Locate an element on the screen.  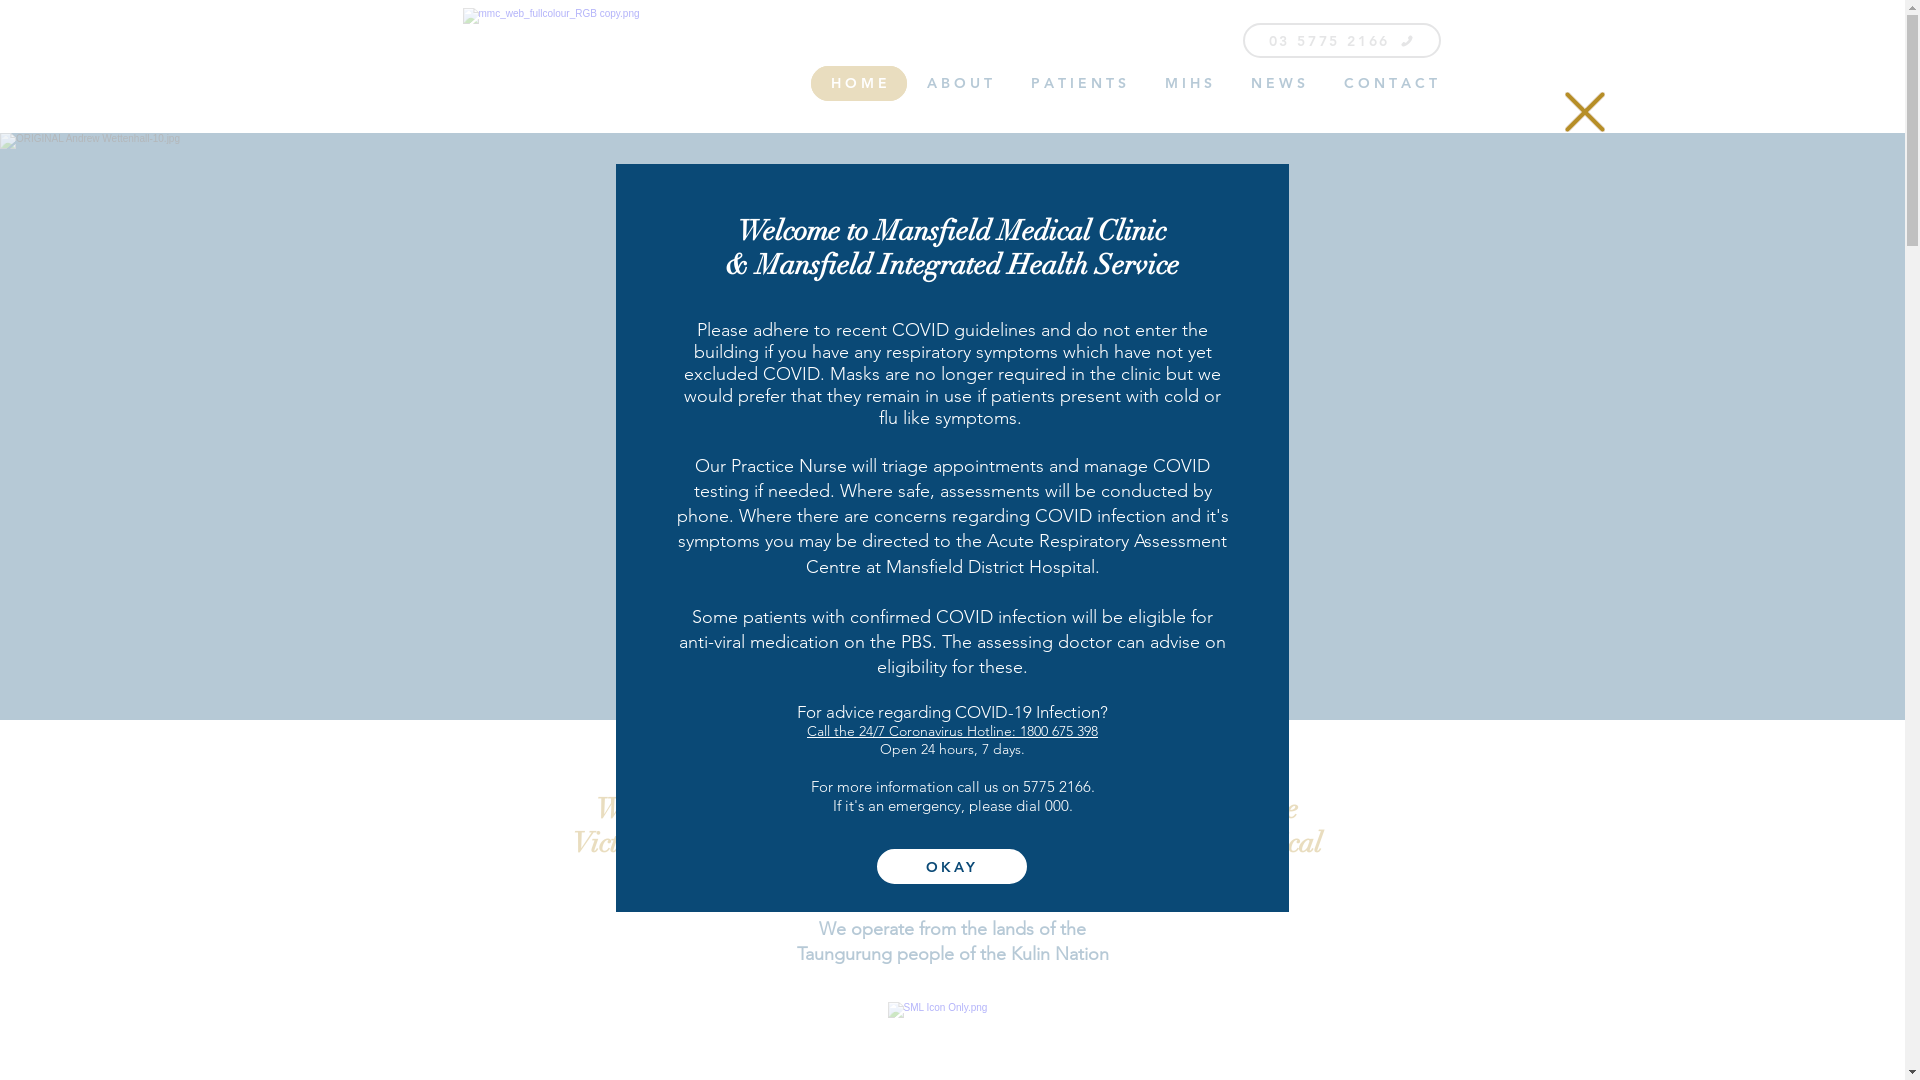
'C O N T A C T' is located at coordinates (1389, 82).